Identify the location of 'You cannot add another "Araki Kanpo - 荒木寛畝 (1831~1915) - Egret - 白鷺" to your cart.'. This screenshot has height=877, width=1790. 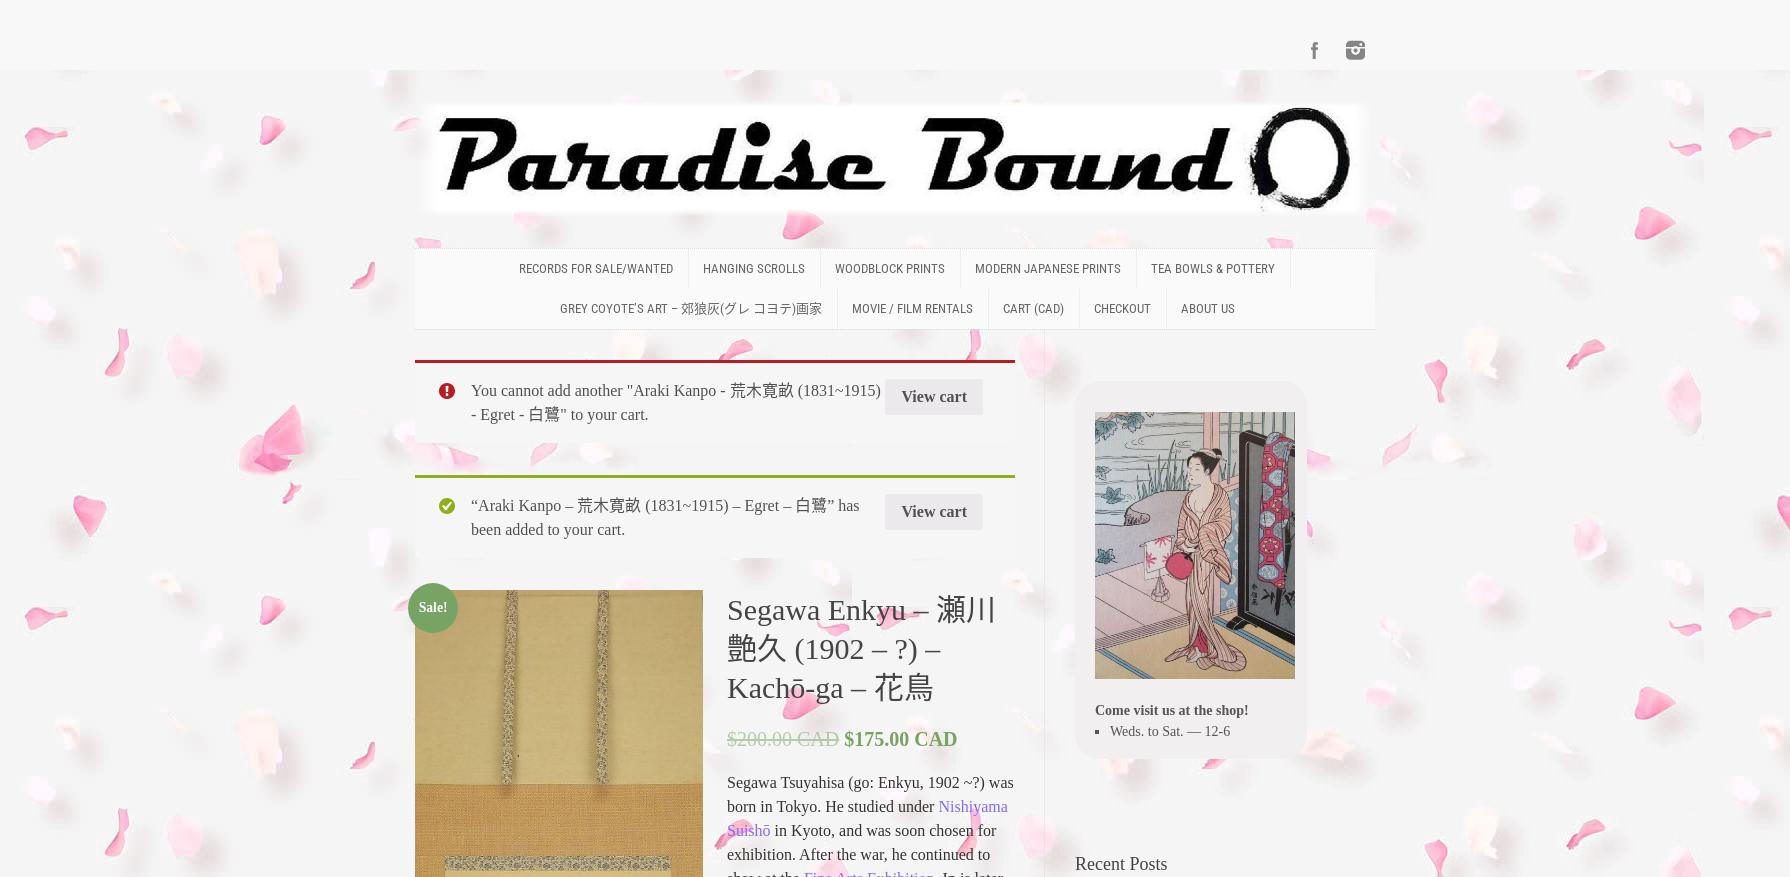
(469, 401).